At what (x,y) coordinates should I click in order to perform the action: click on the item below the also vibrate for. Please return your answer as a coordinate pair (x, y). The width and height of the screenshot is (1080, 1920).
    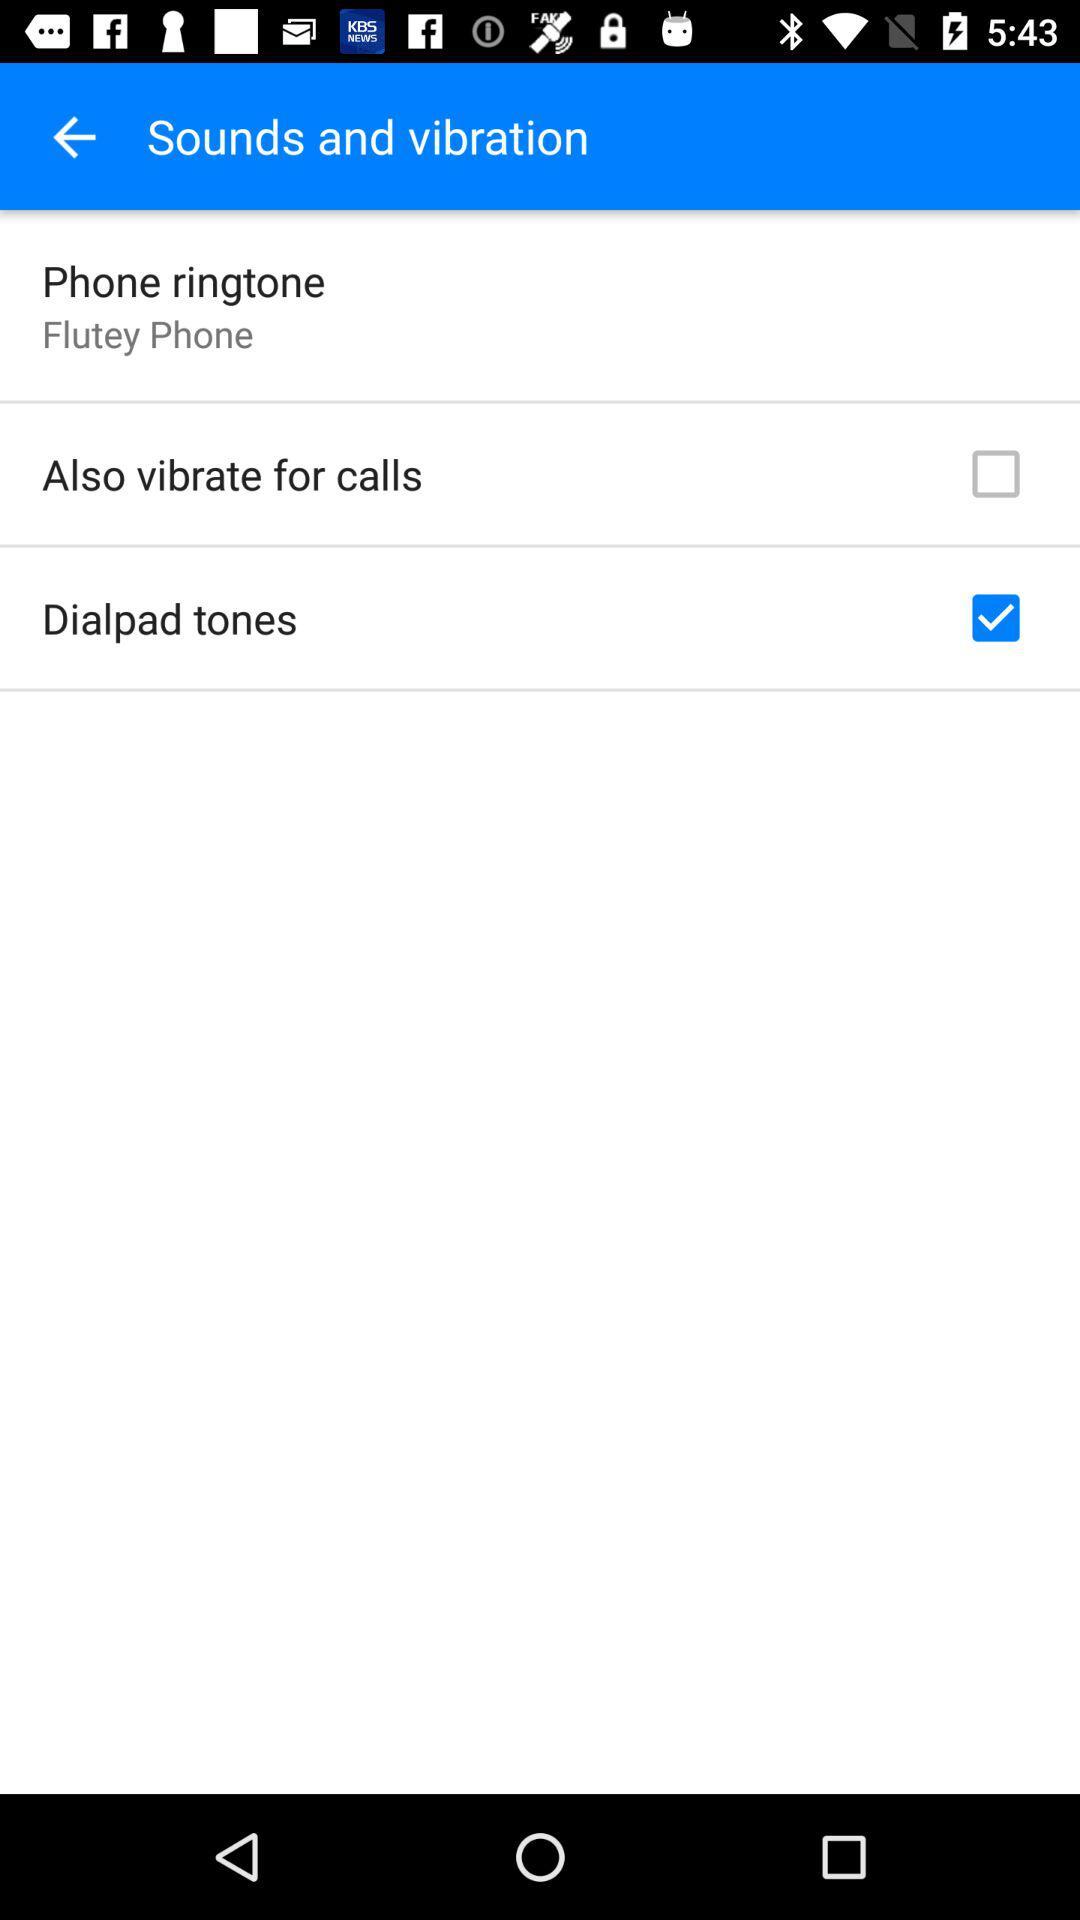
    Looking at the image, I should click on (168, 617).